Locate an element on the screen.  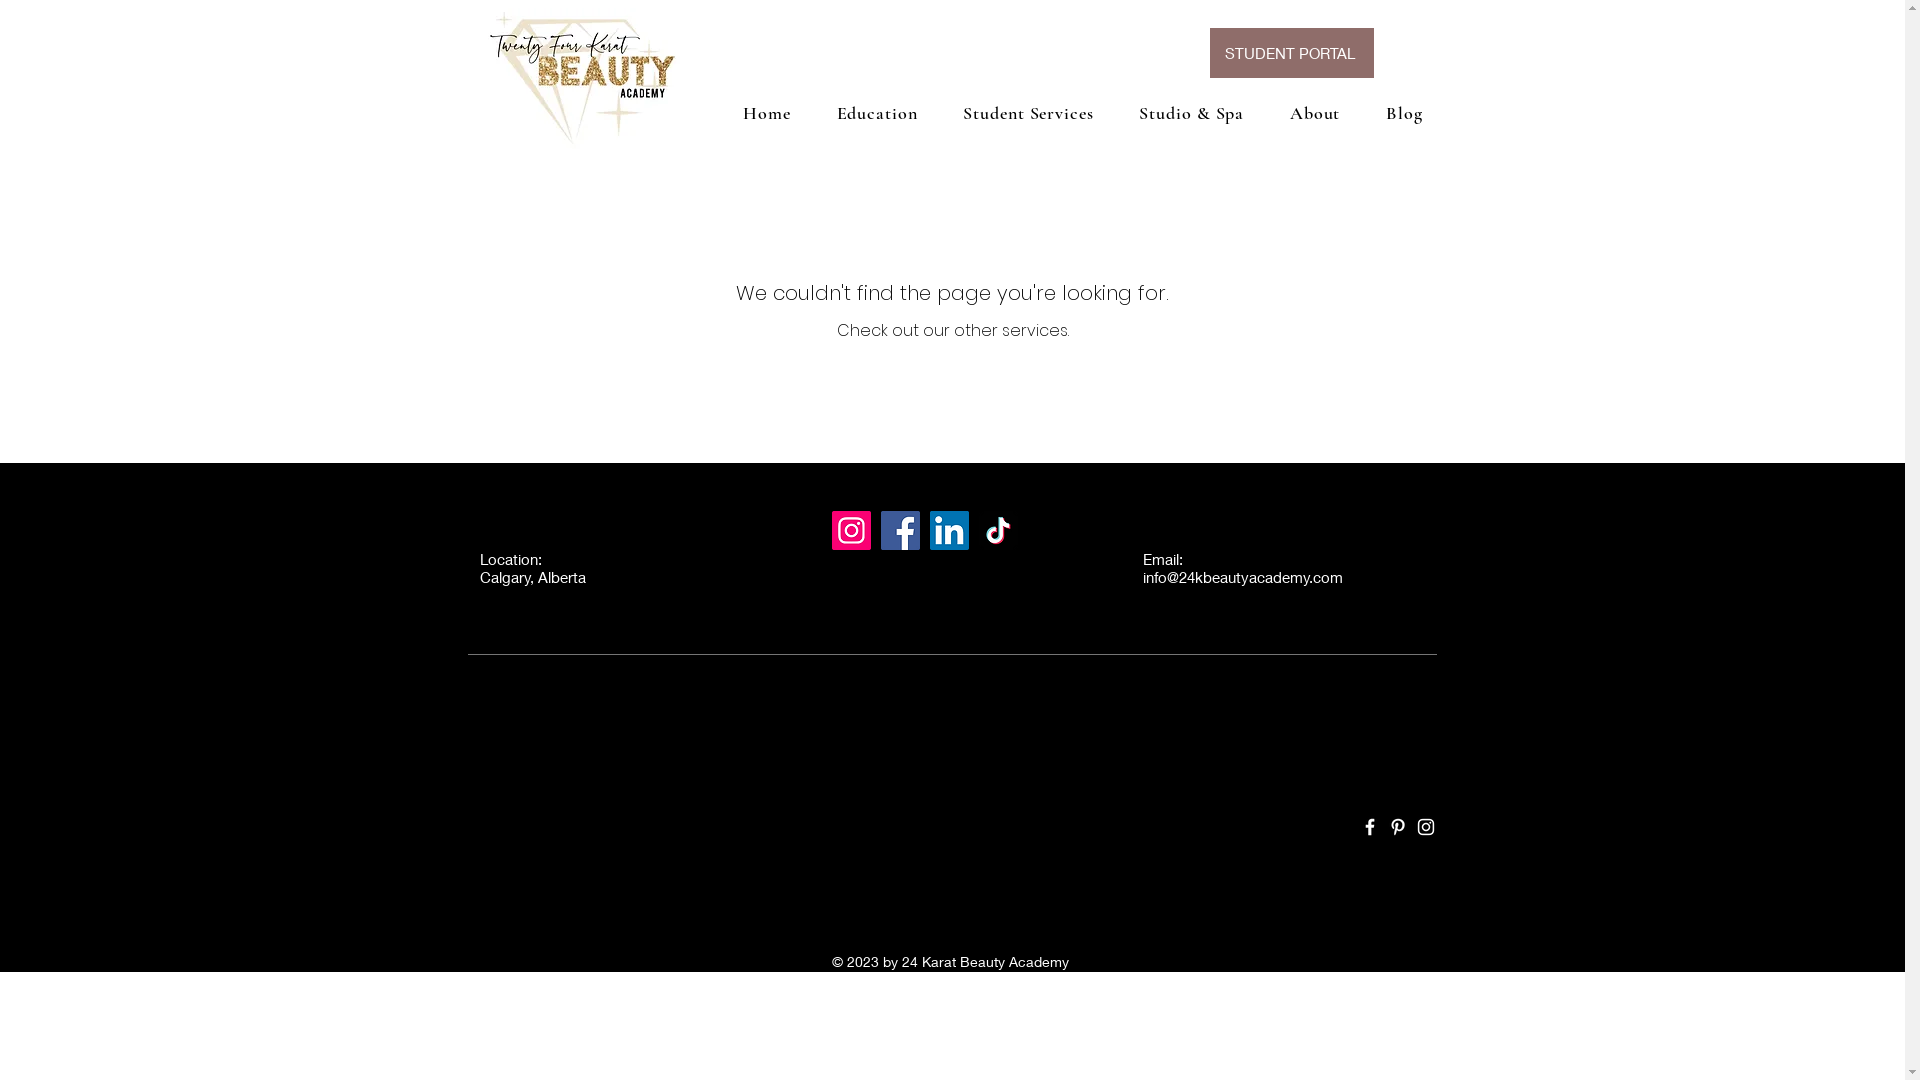
'glitter-lashes-logo_6181d2ad585273_69401884_1.jpg' is located at coordinates (578, 77).